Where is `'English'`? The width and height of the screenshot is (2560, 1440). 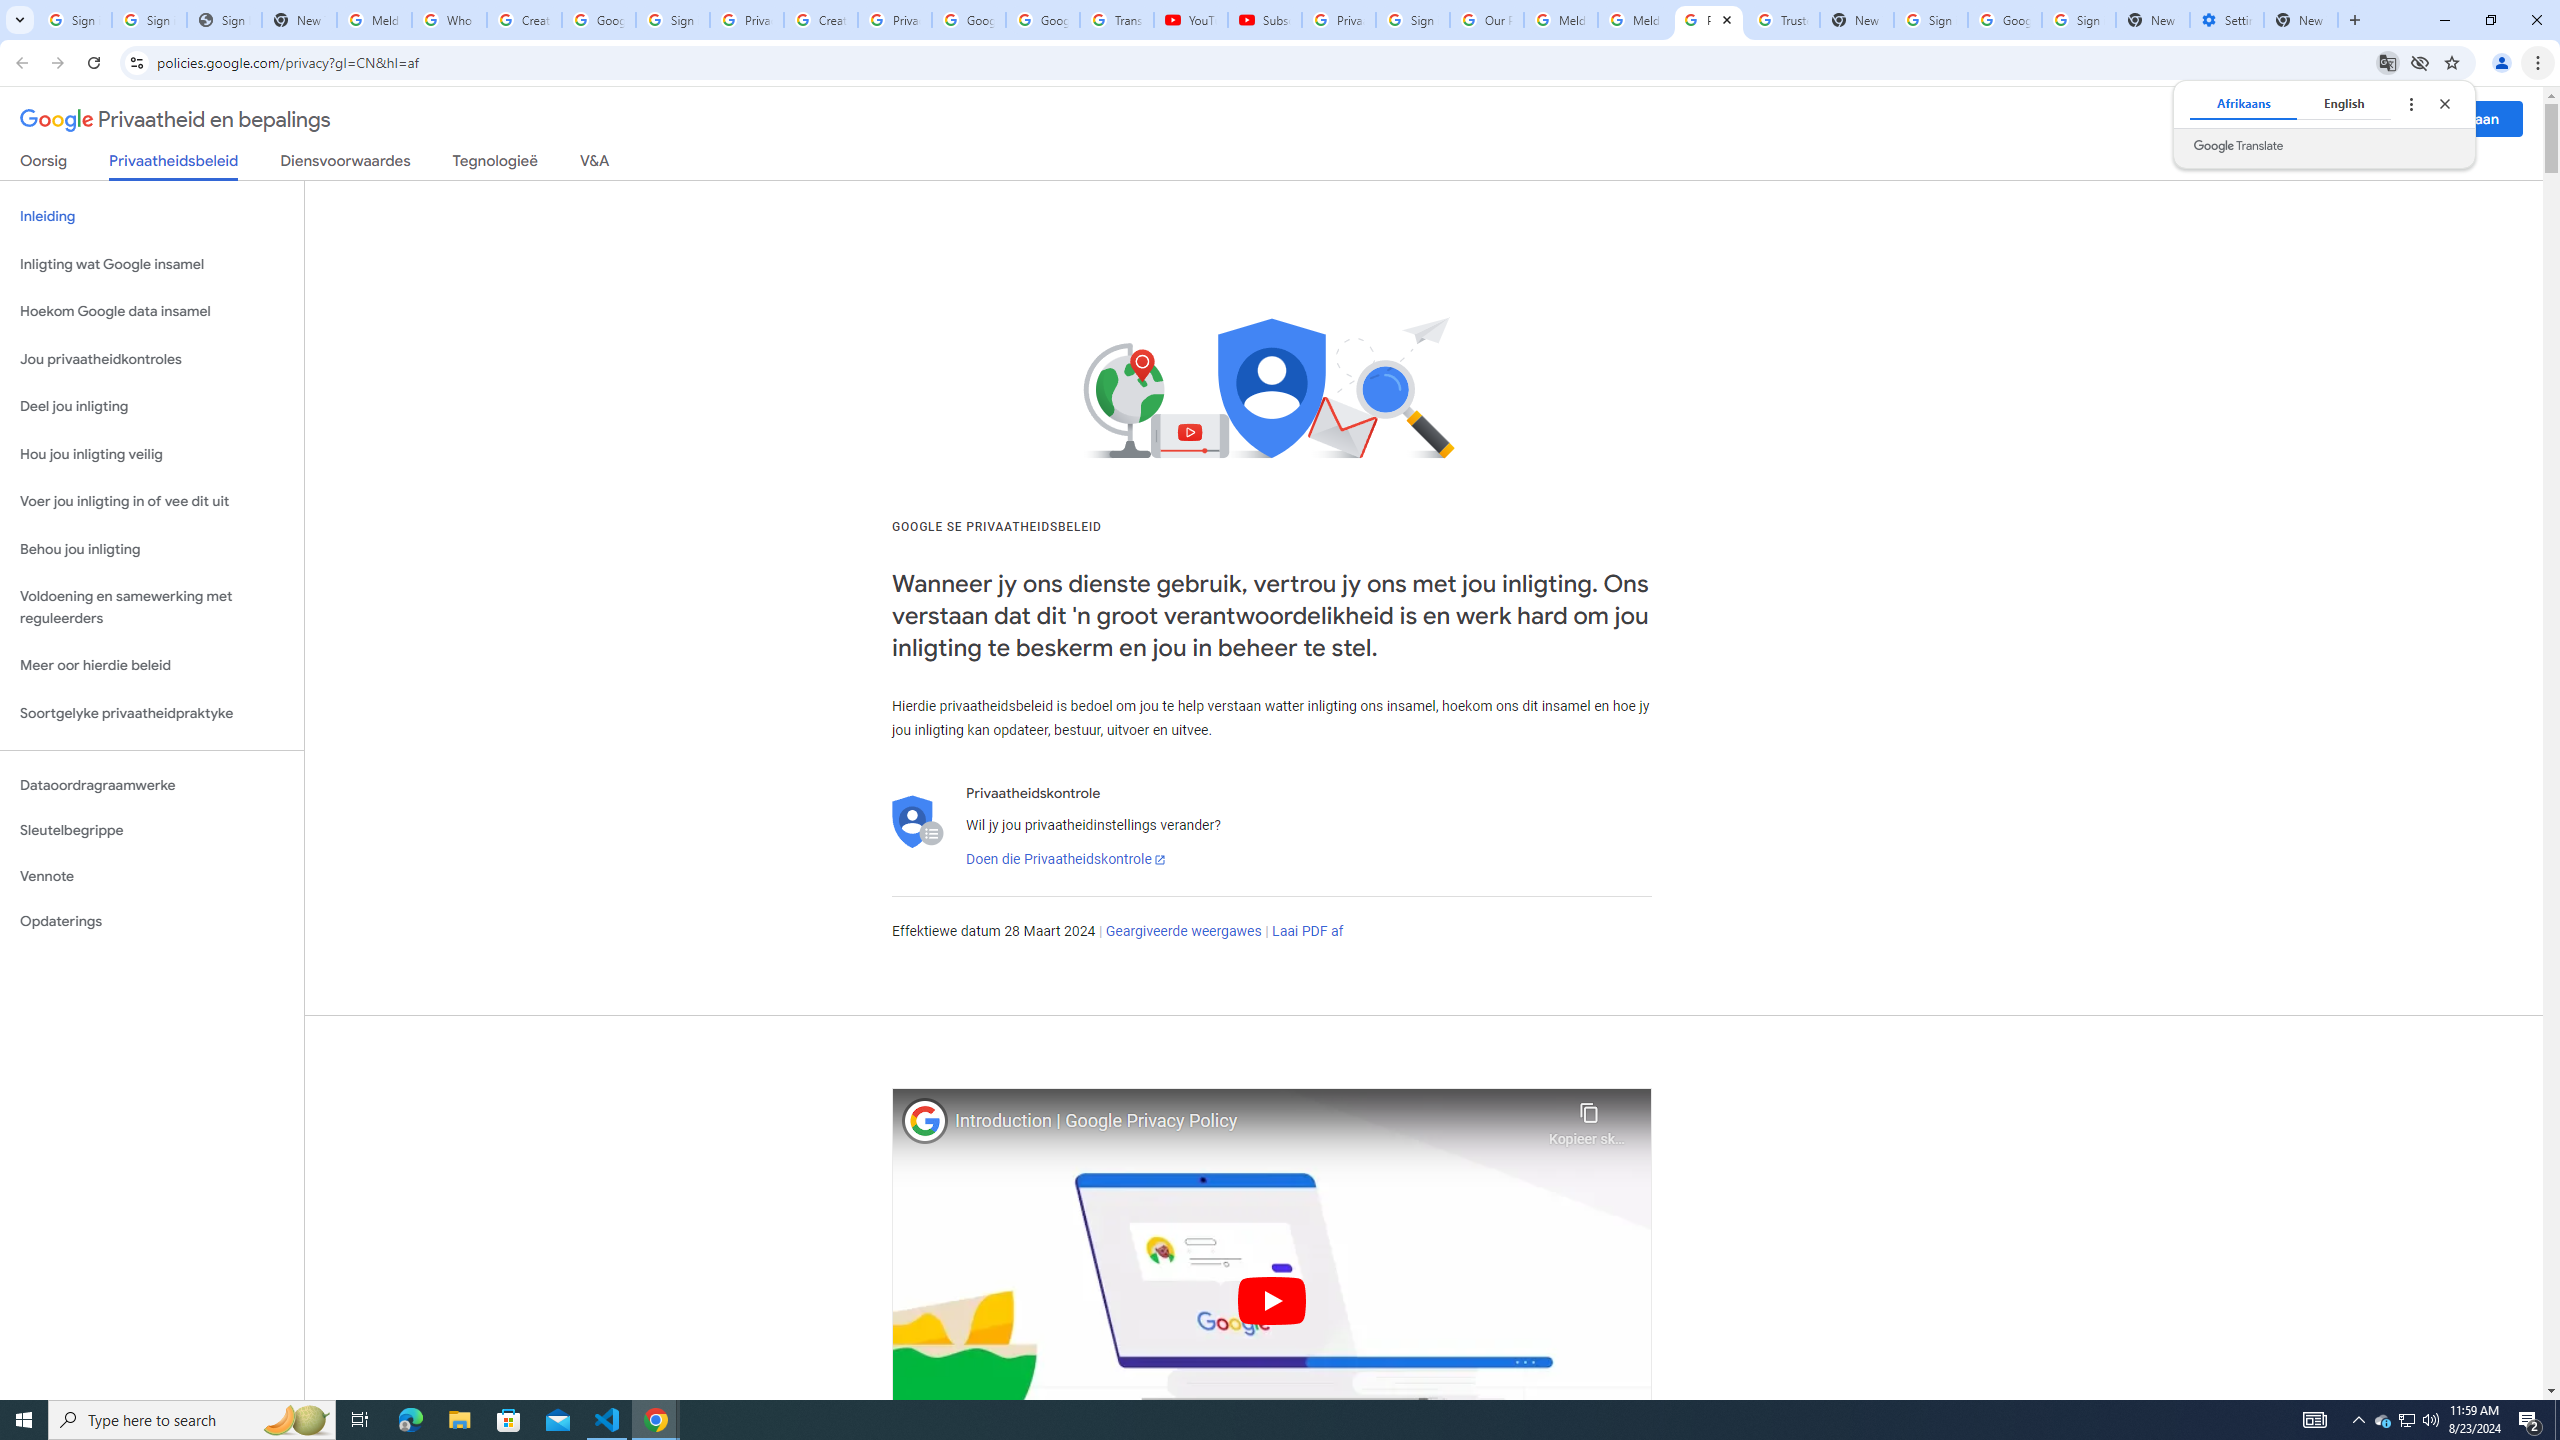
'English' is located at coordinates (2343, 103).